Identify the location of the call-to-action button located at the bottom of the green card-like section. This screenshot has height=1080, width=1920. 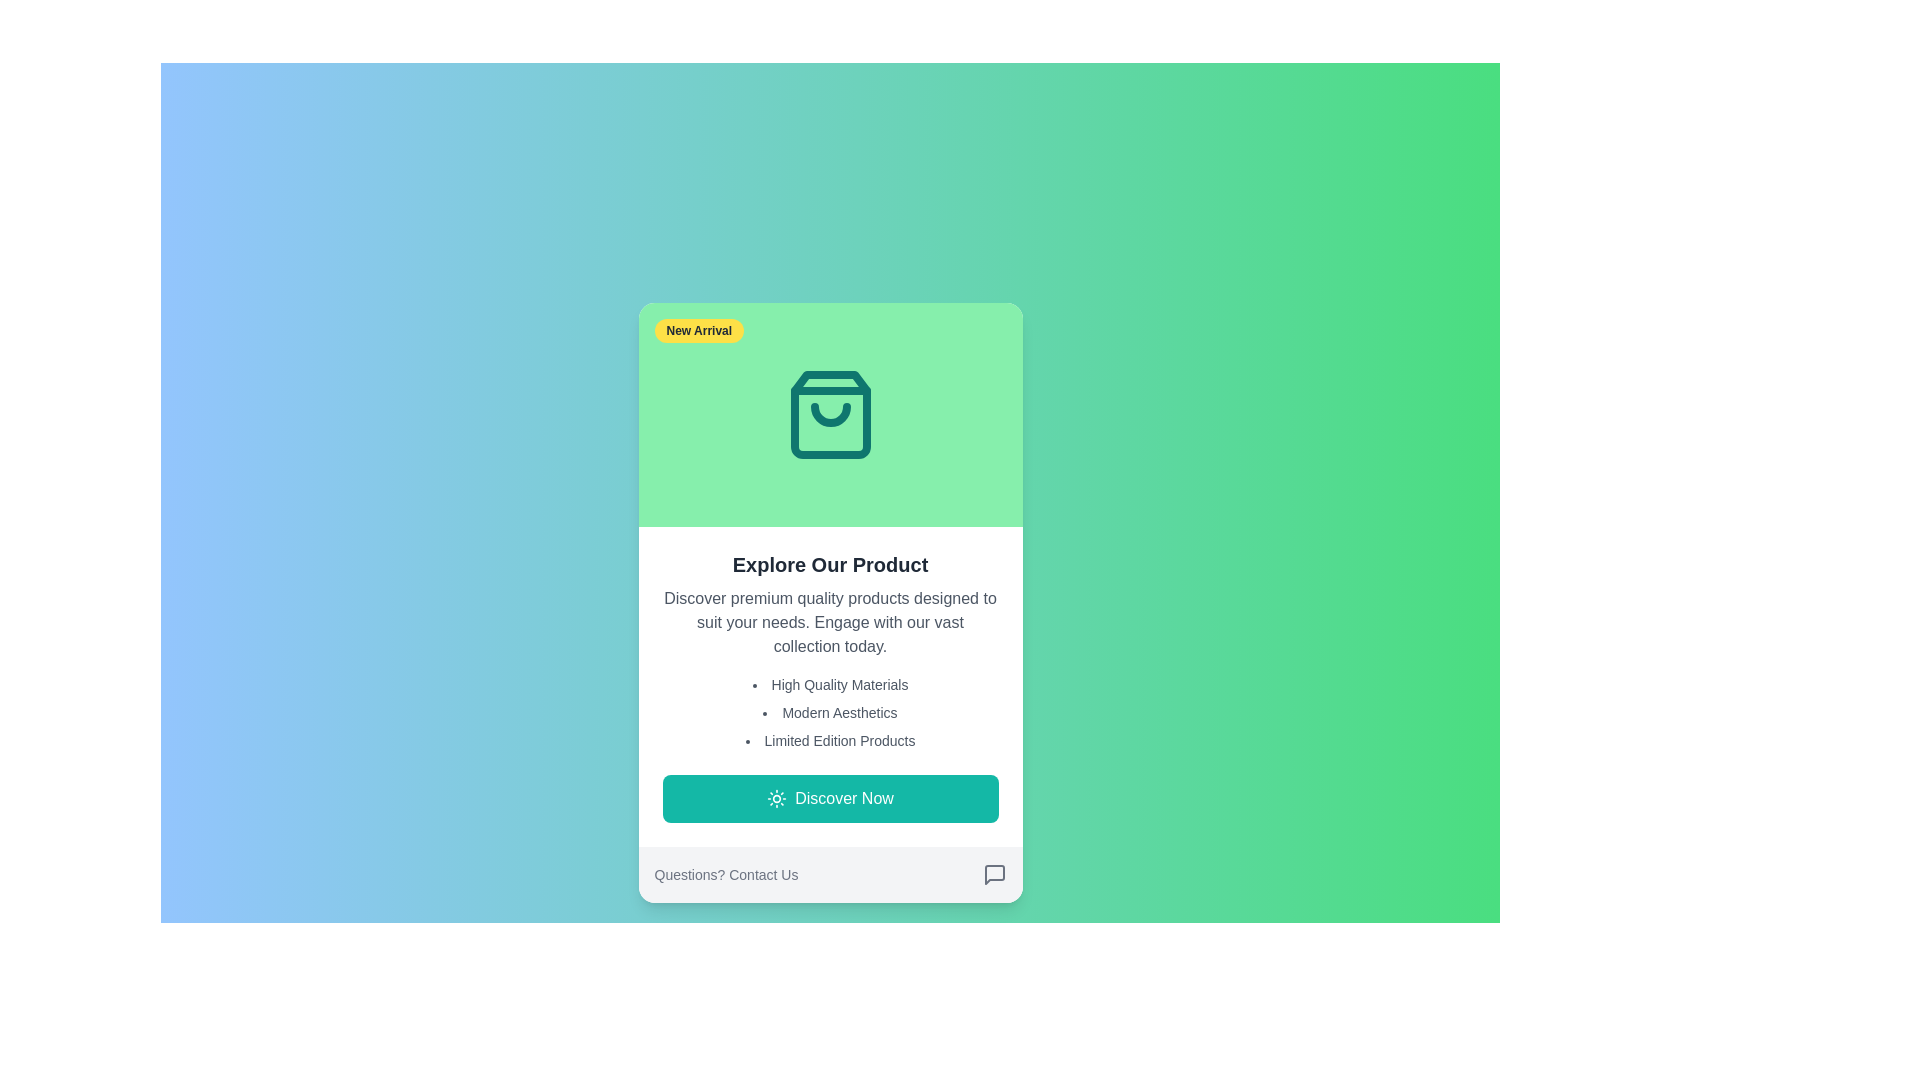
(830, 797).